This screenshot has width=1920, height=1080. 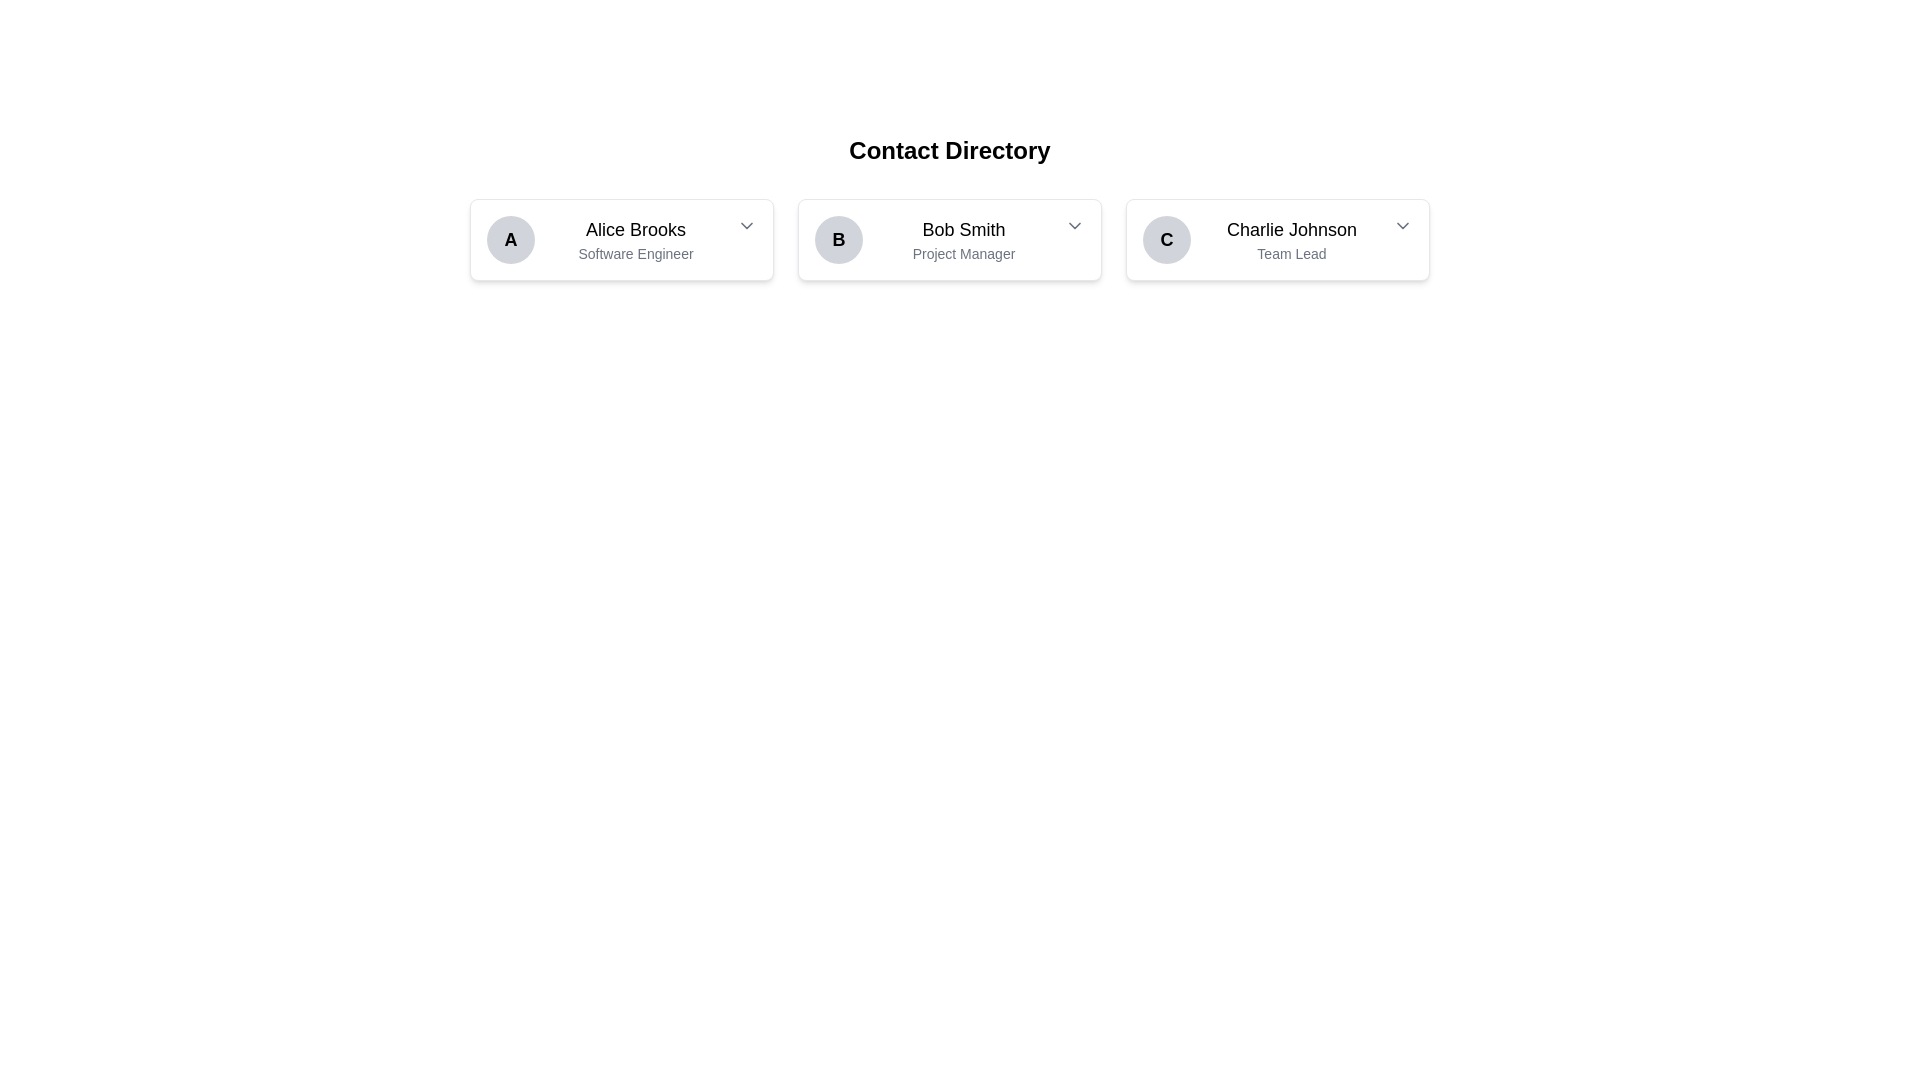 What do you see at coordinates (1166, 238) in the screenshot?
I see `the circular badge with a light gray background and a bold black letter 'C' at the center, which is positioned to the left of the text content in the card layout for 'Charlie Johnson'` at bounding box center [1166, 238].